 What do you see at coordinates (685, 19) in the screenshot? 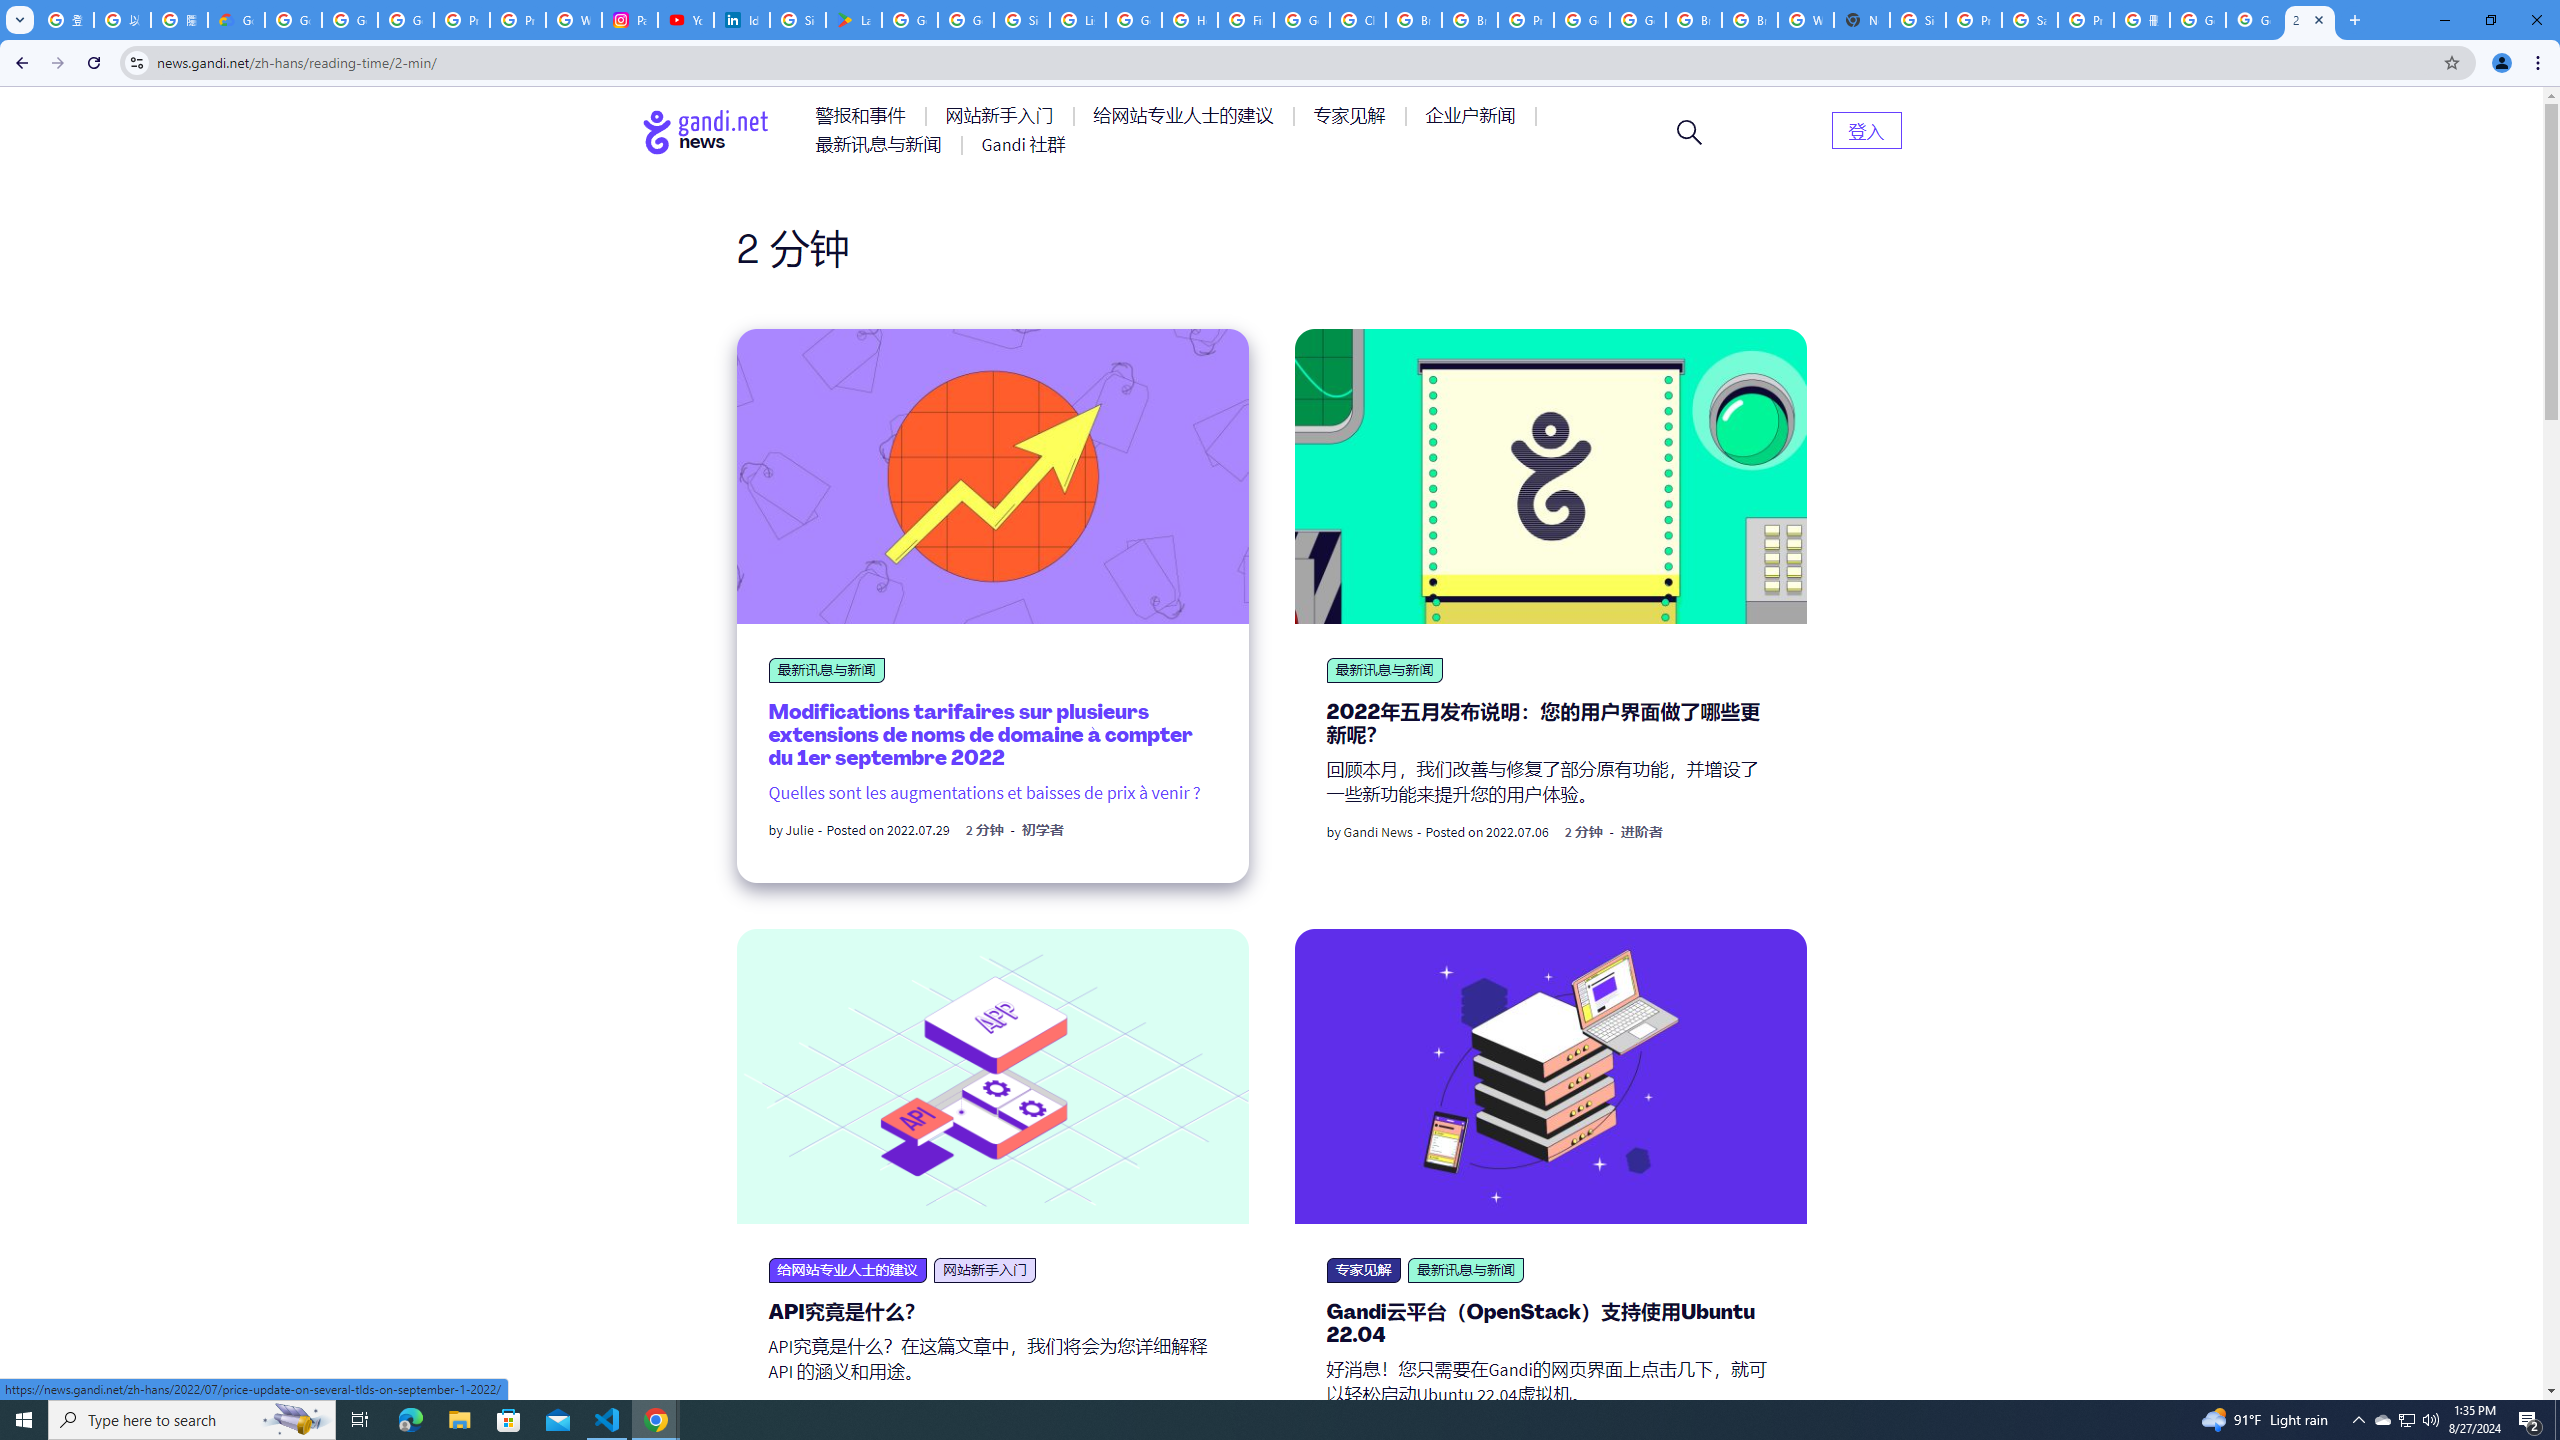
I see `'YouTube Culture & Trends - On The Rise: Handcam Videos'` at bounding box center [685, 19].